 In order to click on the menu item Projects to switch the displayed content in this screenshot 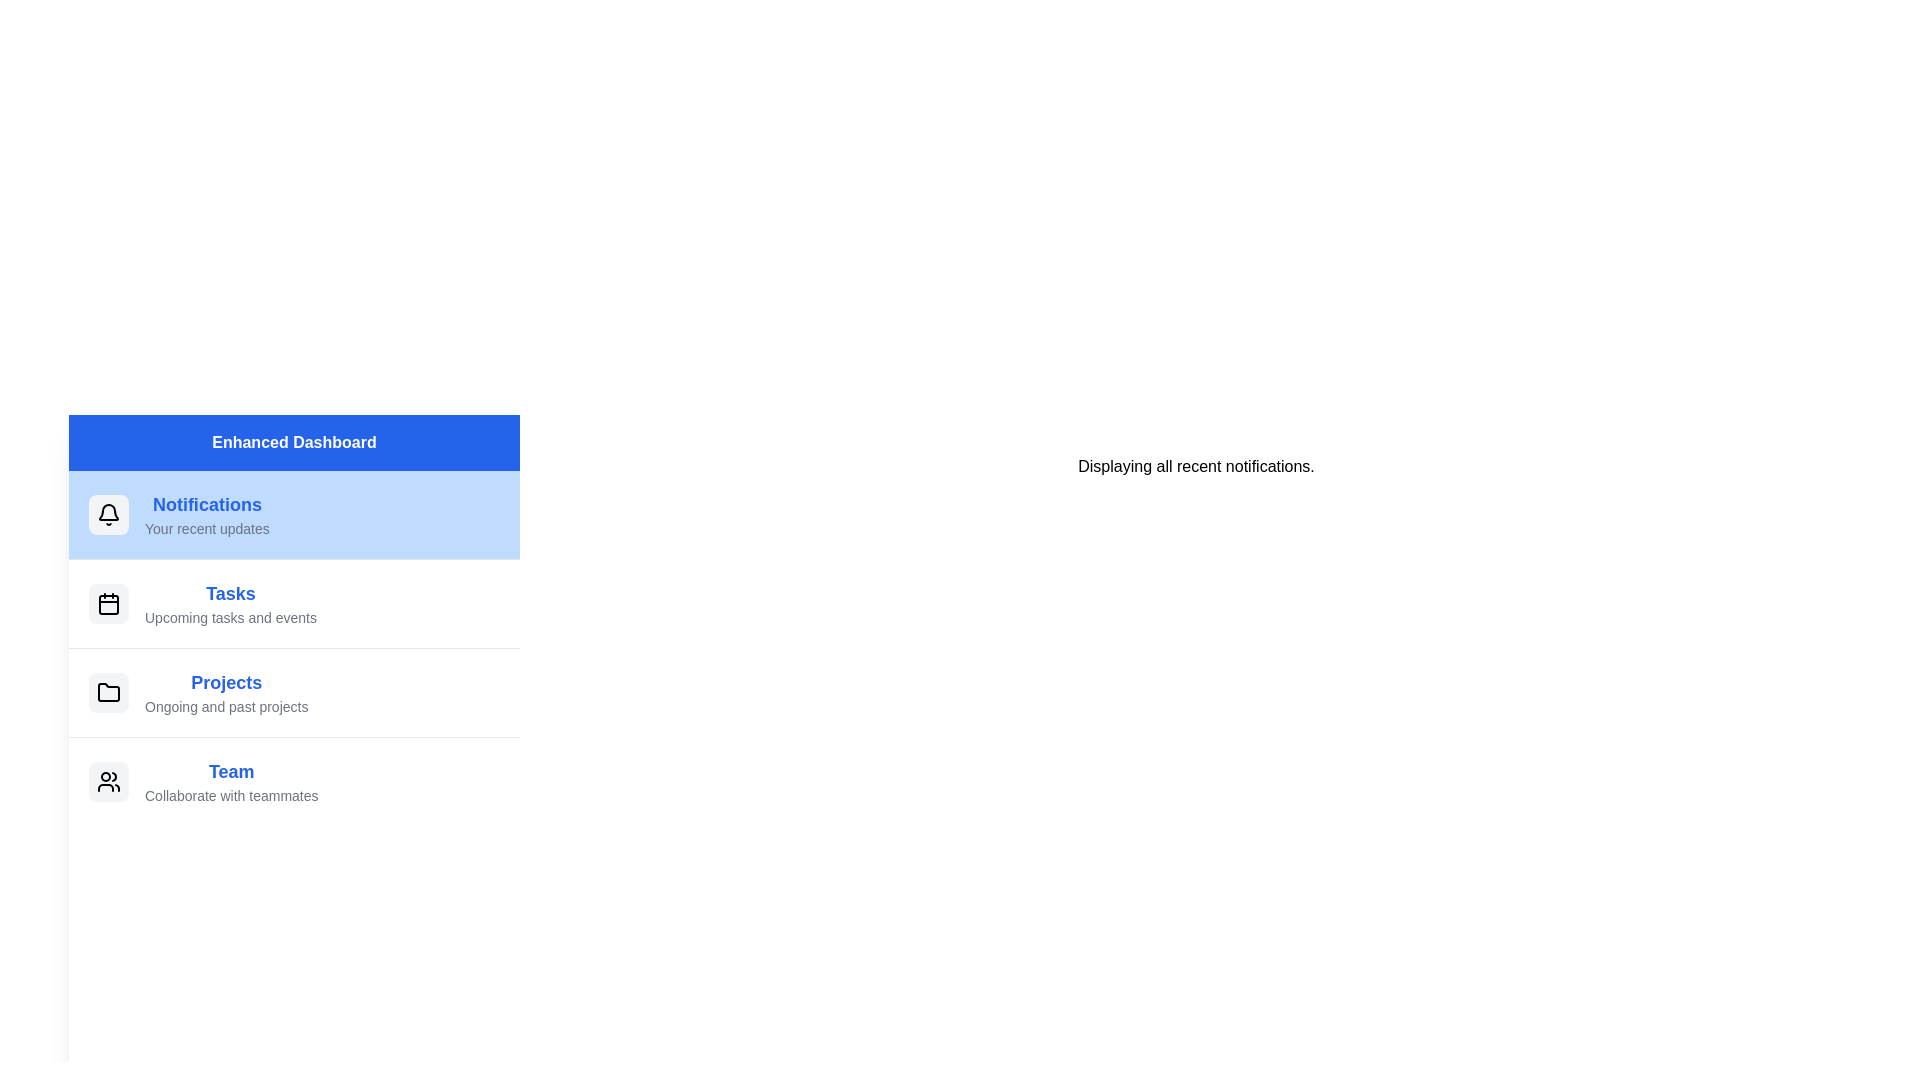, I will do `click(293, 691)`.